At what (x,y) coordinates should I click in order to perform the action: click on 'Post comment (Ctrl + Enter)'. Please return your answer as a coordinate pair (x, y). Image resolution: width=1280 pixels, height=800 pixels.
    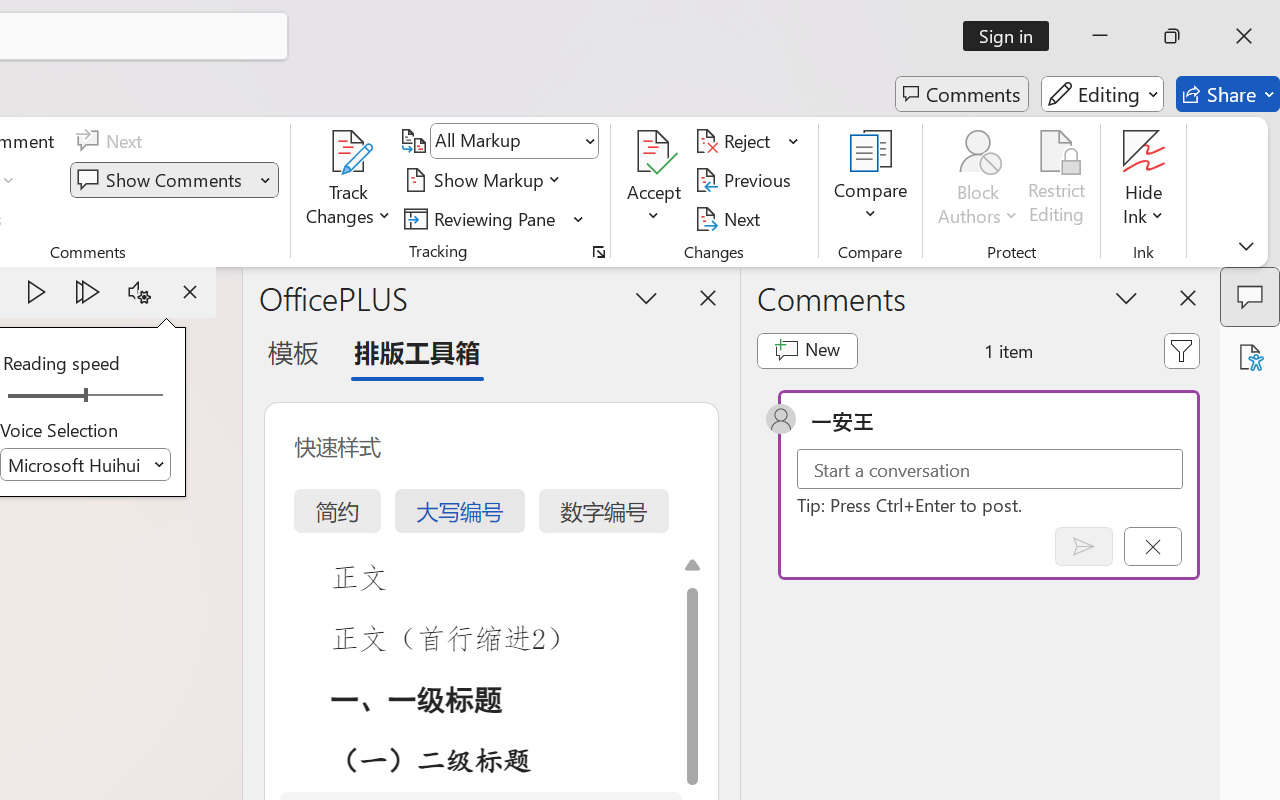
    Looking at the image, I should click on (1083, 546).